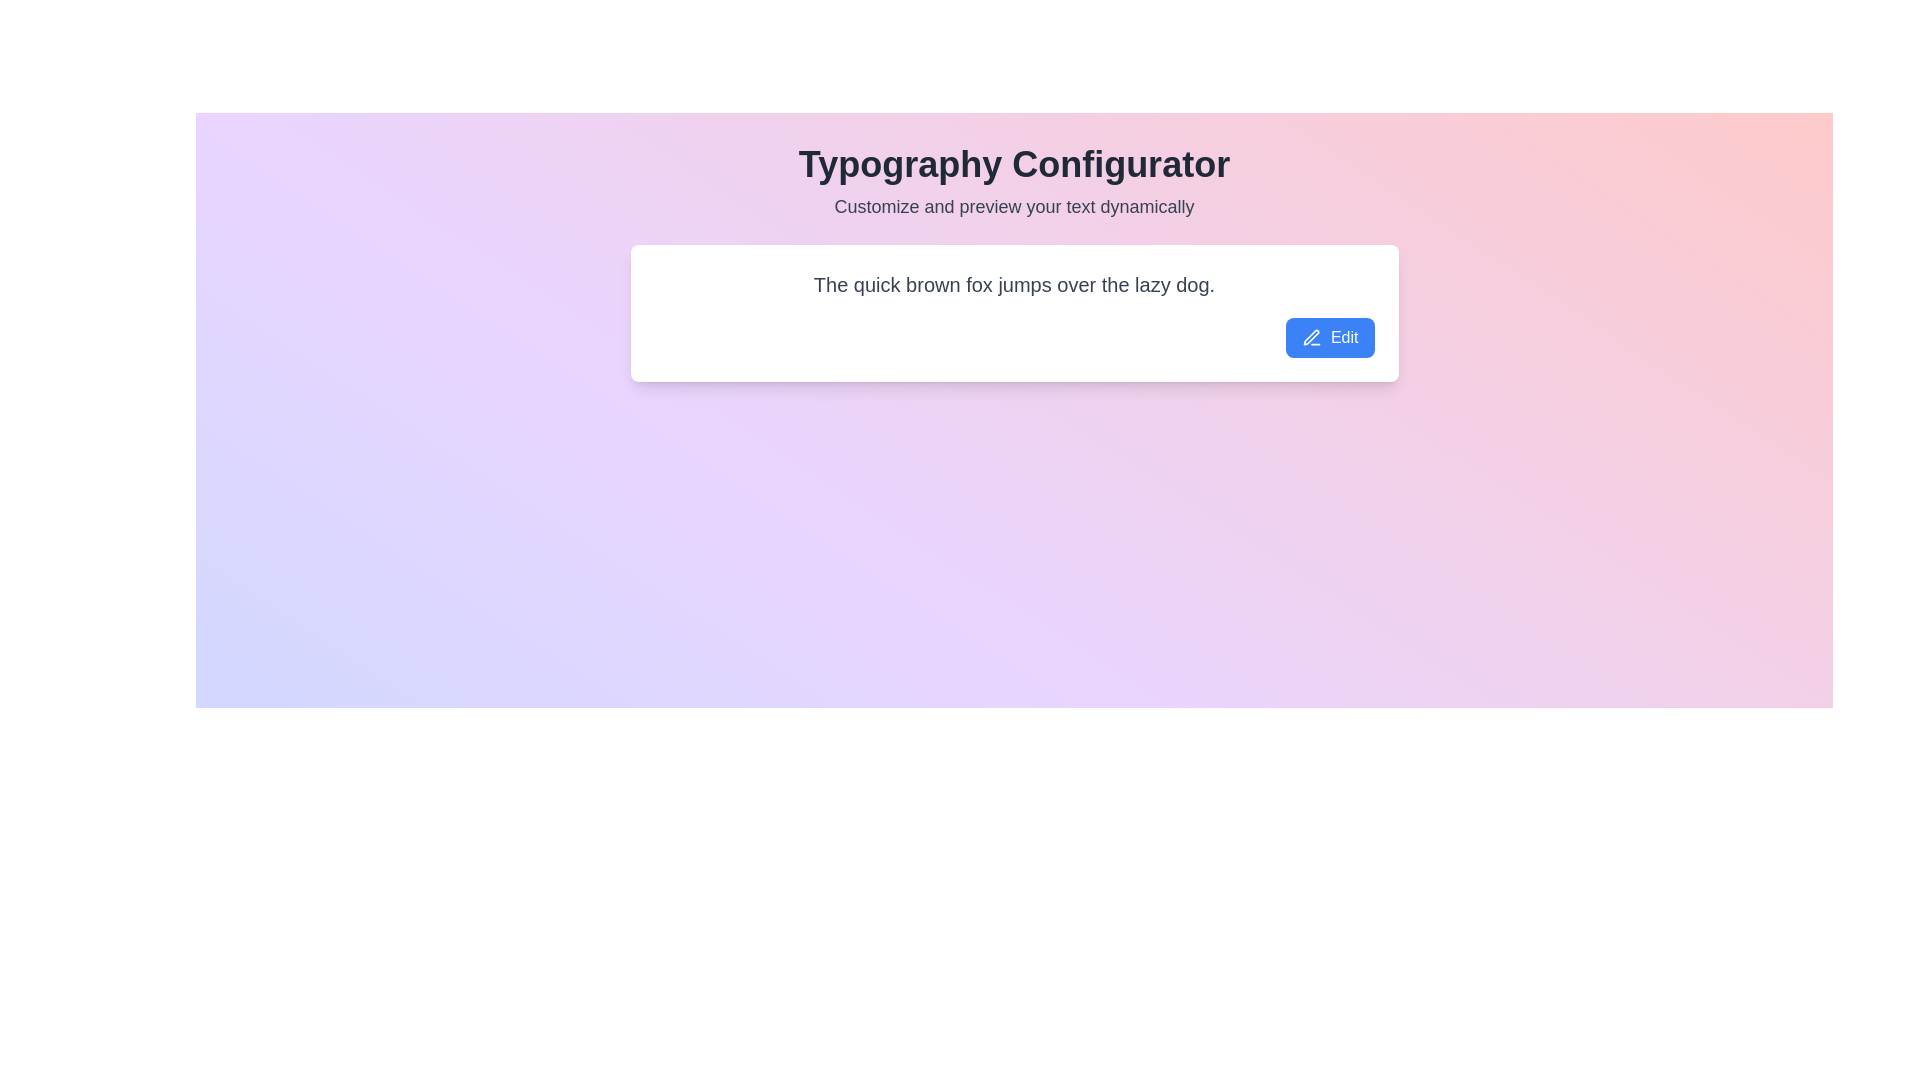  Describe the element at coordinates (1014, 182) in the screenshot. I see `the Header element titled 'Typography Configurator' which features a subtitle 'Customize and preview your text dynamically'` at that location.